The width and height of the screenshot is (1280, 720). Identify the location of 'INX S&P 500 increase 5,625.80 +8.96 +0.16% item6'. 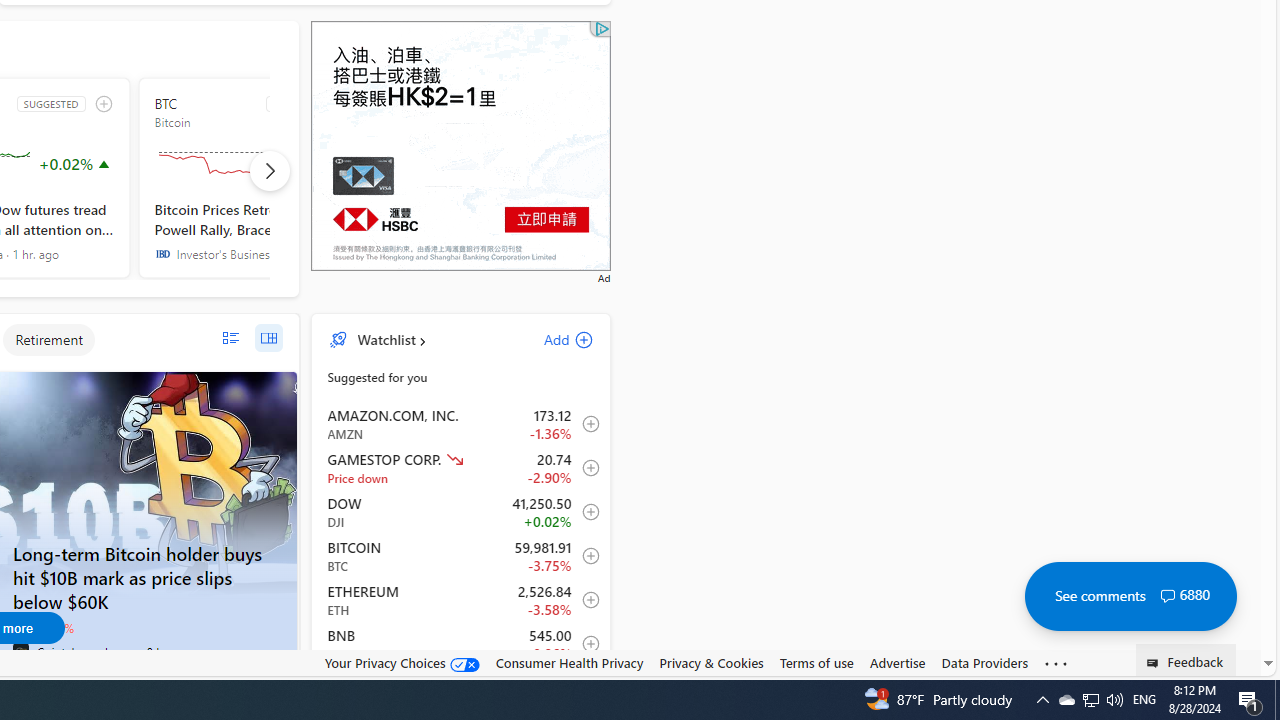
(460, 686).